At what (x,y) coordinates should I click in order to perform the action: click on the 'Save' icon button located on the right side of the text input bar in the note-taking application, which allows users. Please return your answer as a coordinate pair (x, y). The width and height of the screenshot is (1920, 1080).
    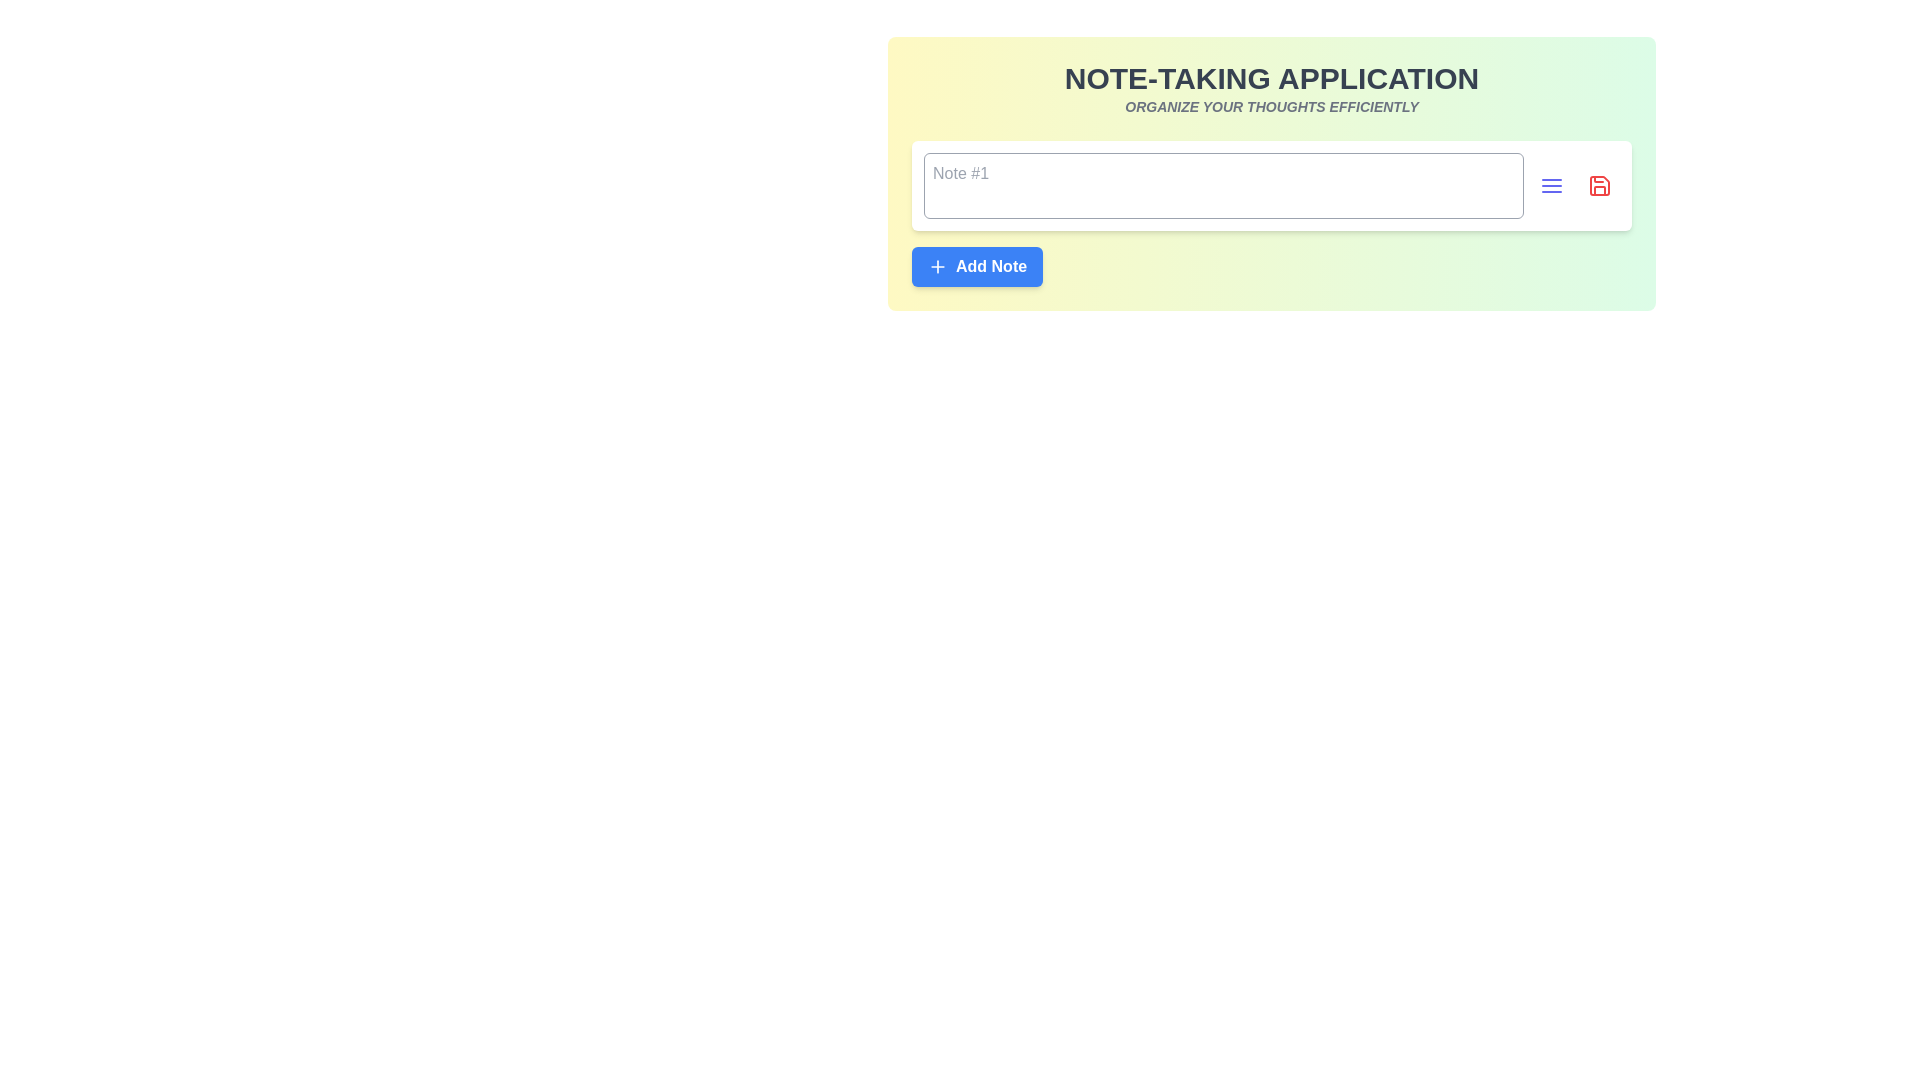
    Looking at the image, I should click on (1598, 185).